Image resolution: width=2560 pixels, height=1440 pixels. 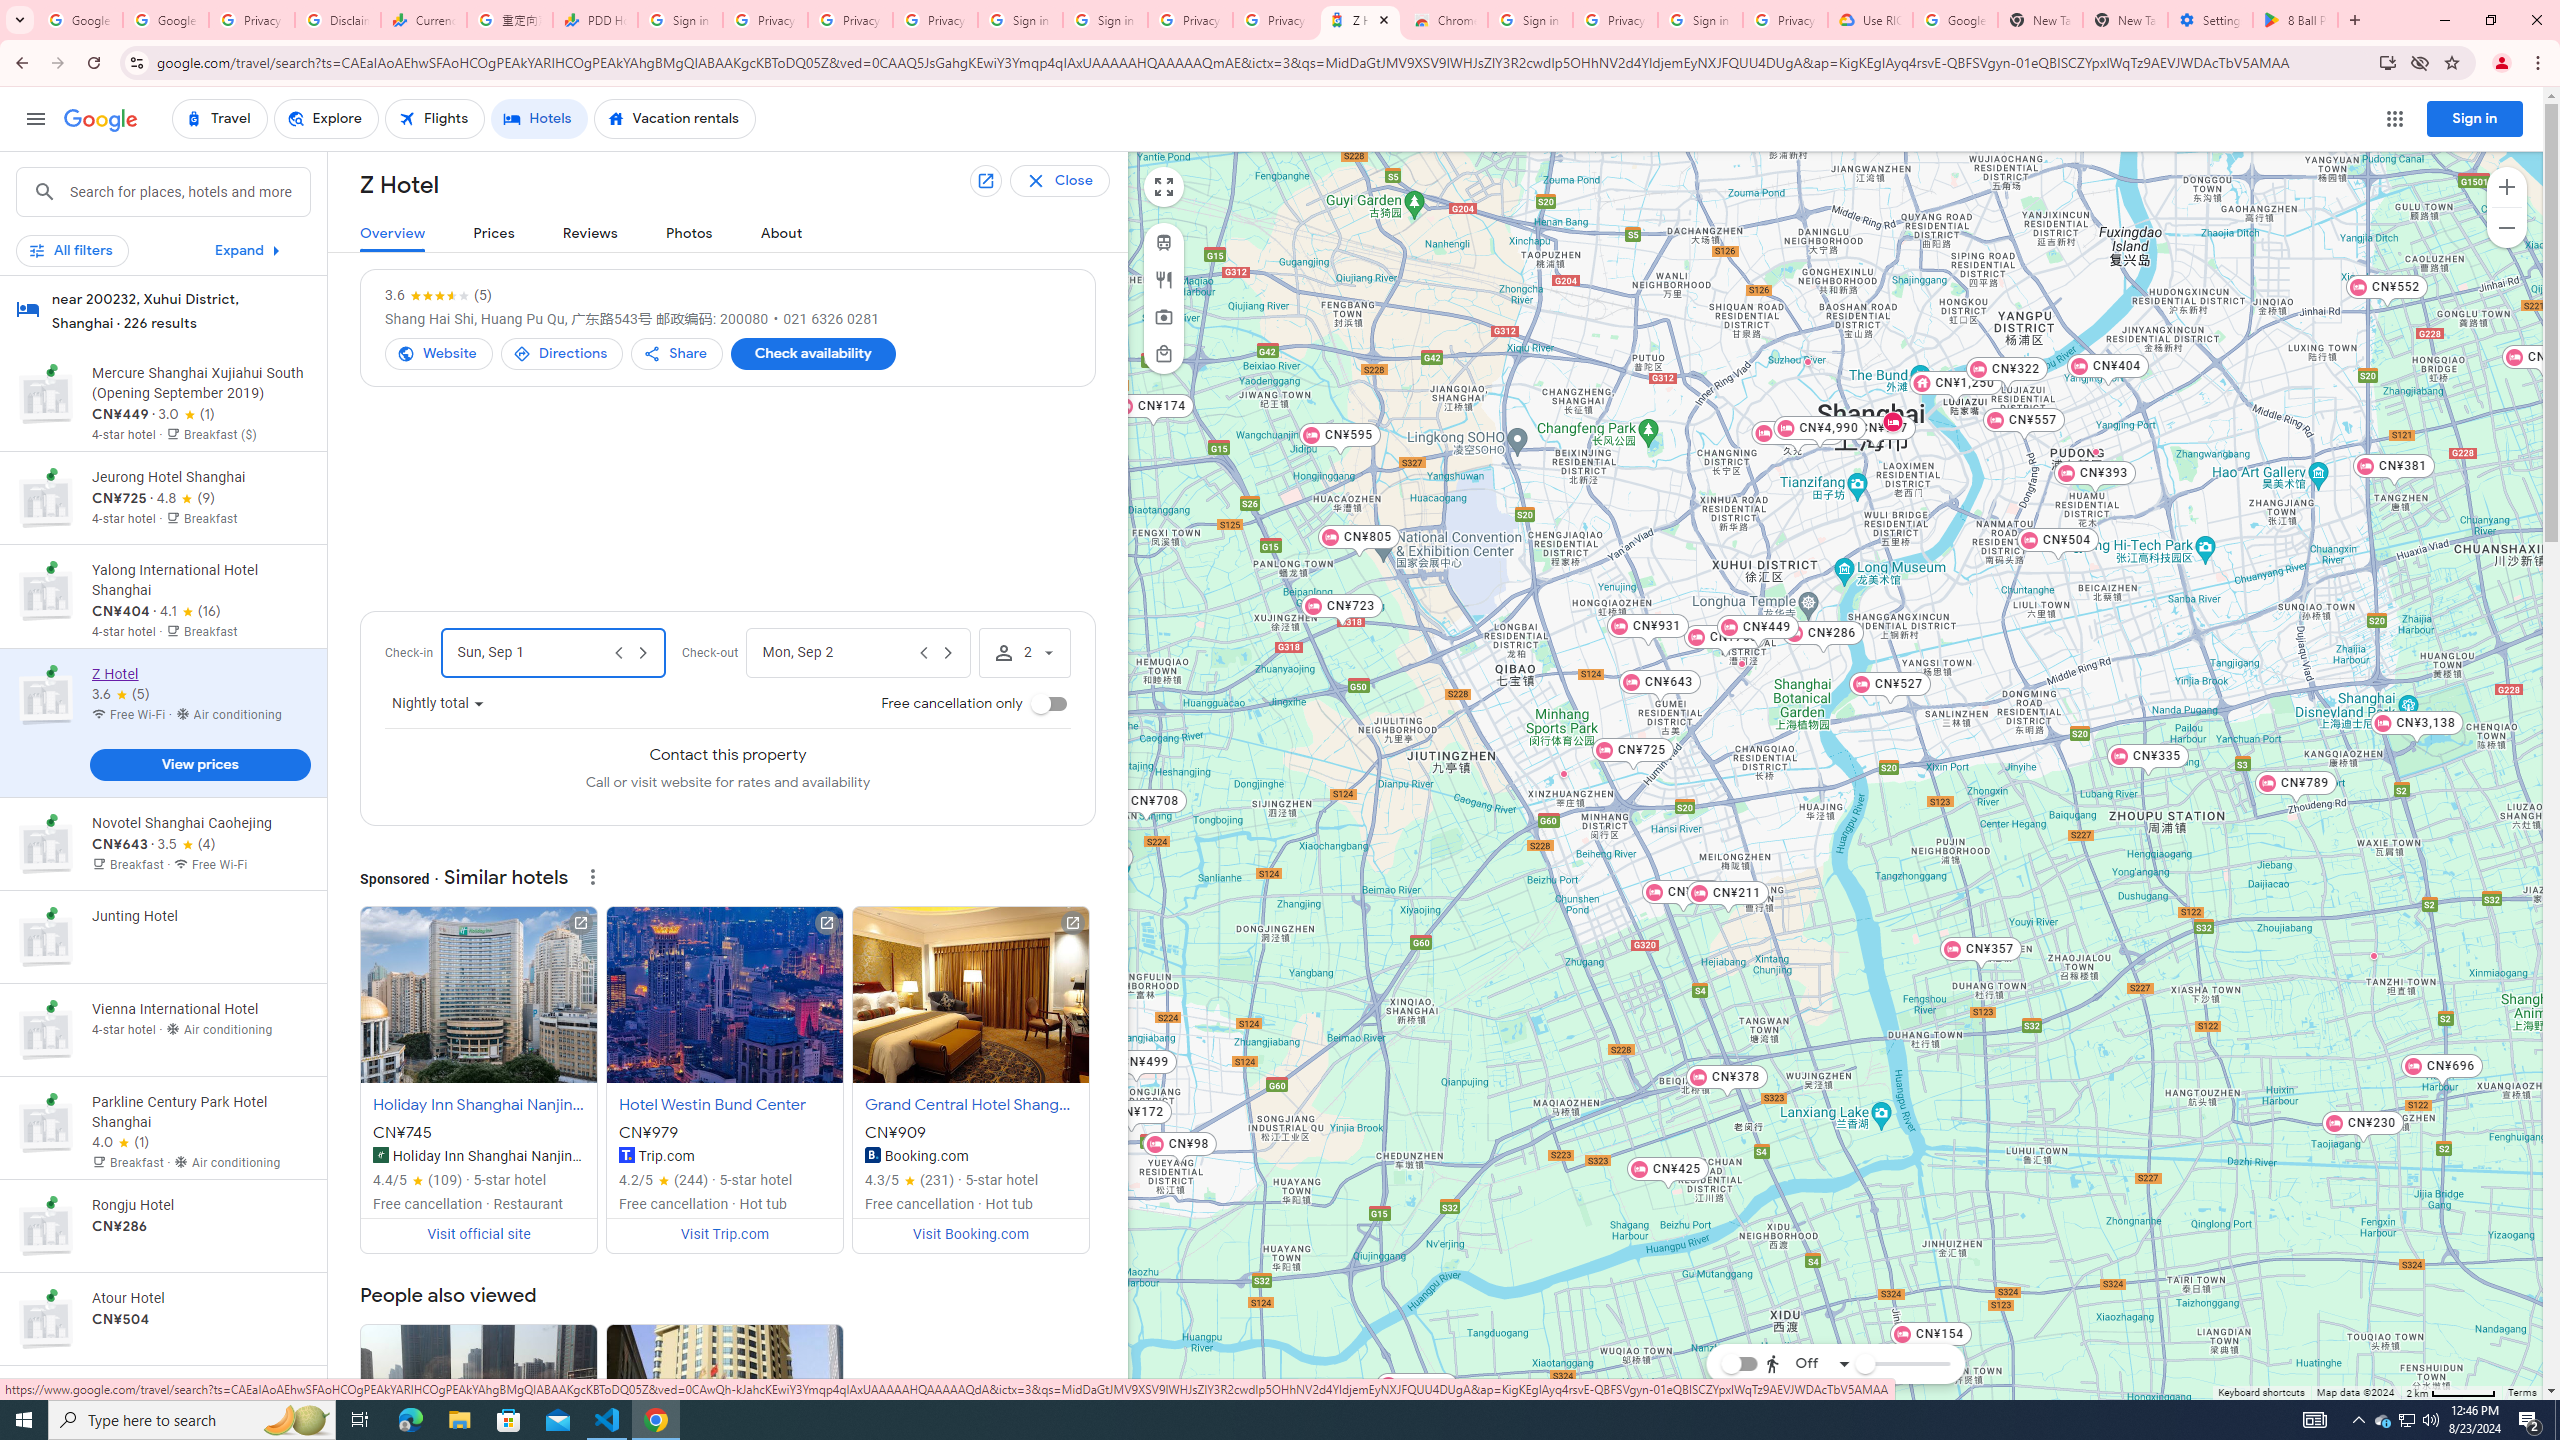 I want to click on 'View prices', so click(x=199, y=763).